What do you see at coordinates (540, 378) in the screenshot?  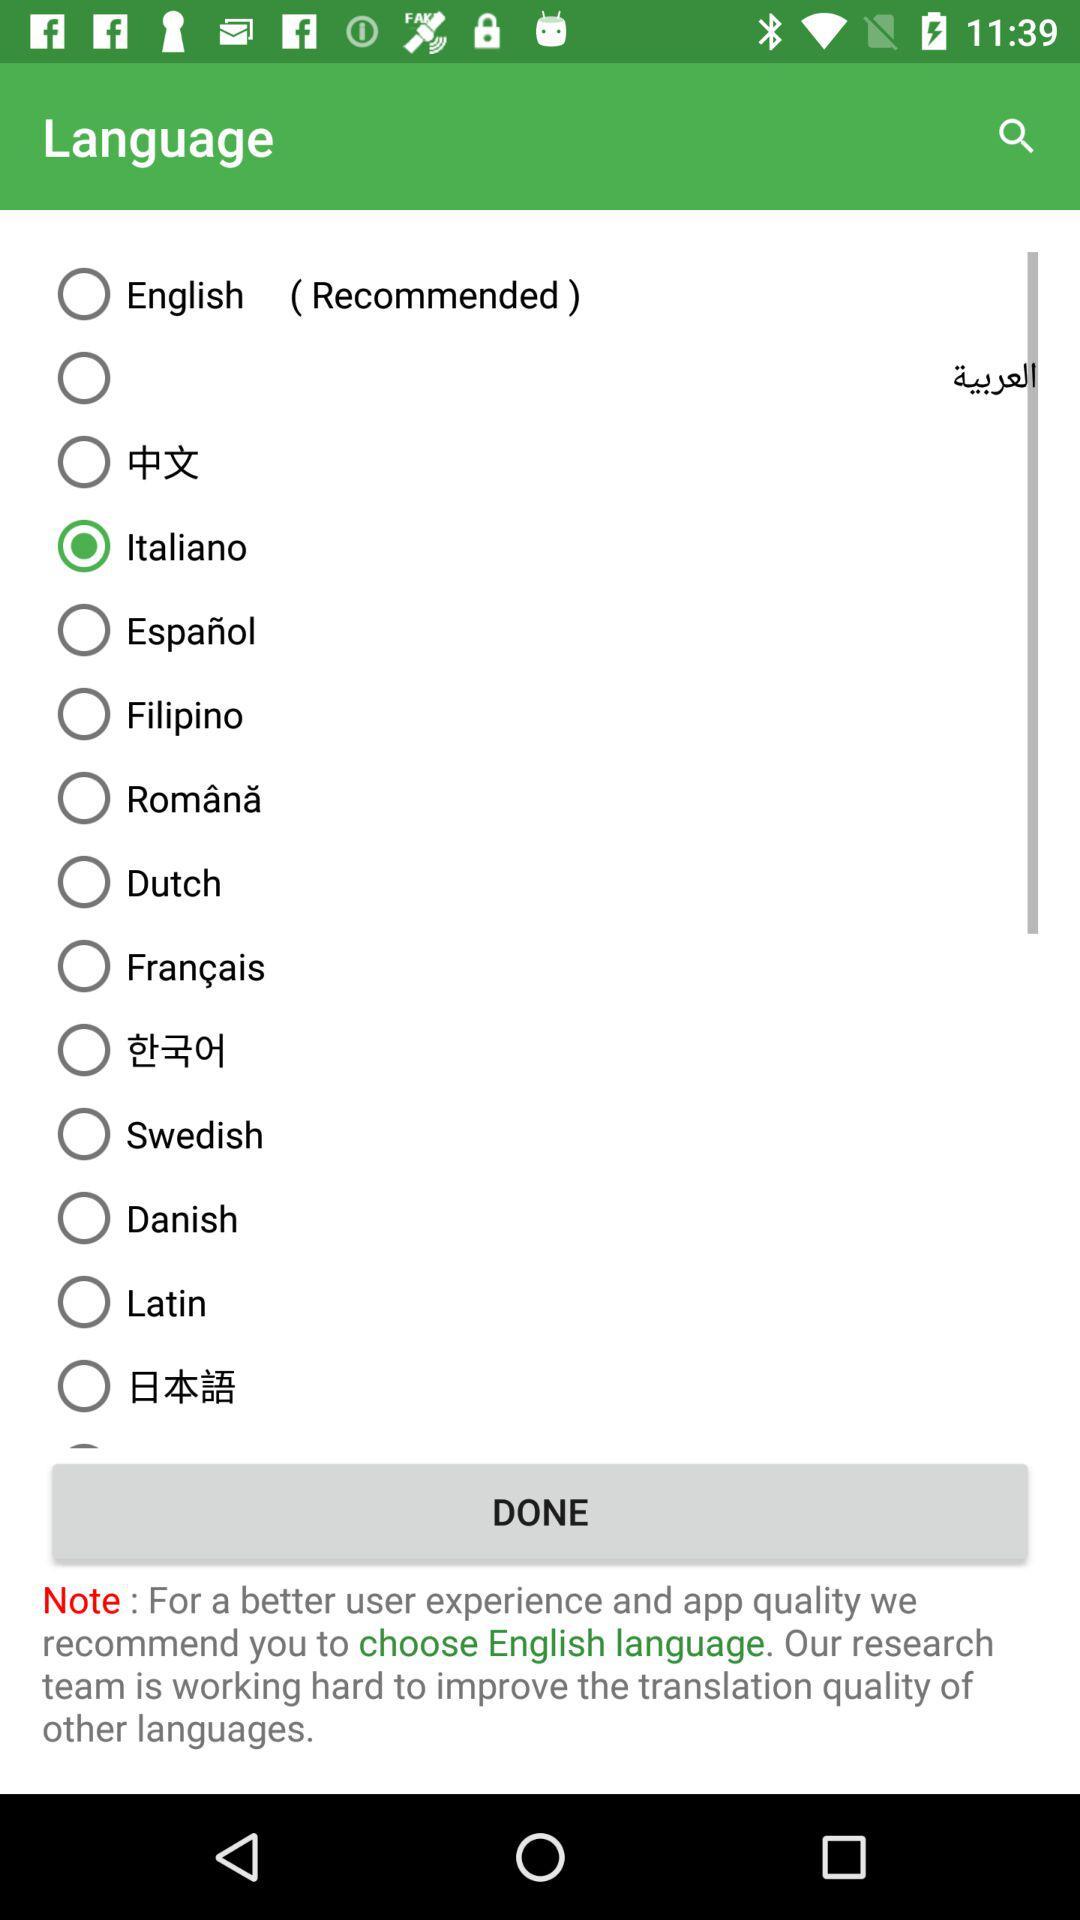 I see `the icon below the english     ( recommended )` at bounding box center [540, 378].